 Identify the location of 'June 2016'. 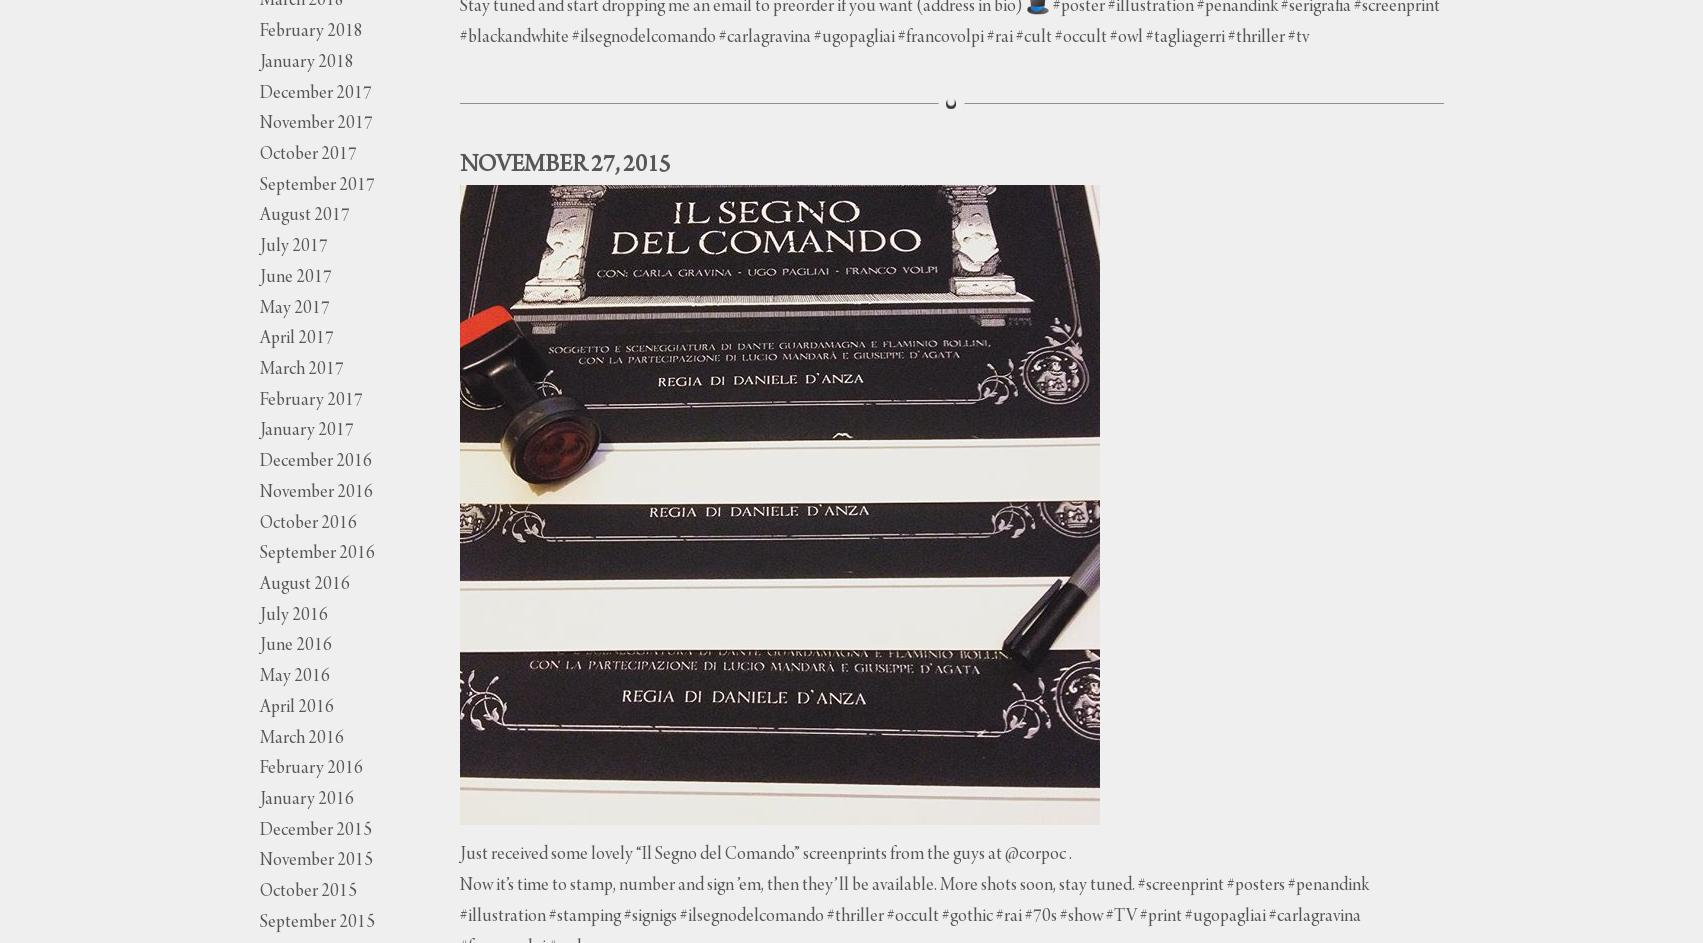
(293, 646).